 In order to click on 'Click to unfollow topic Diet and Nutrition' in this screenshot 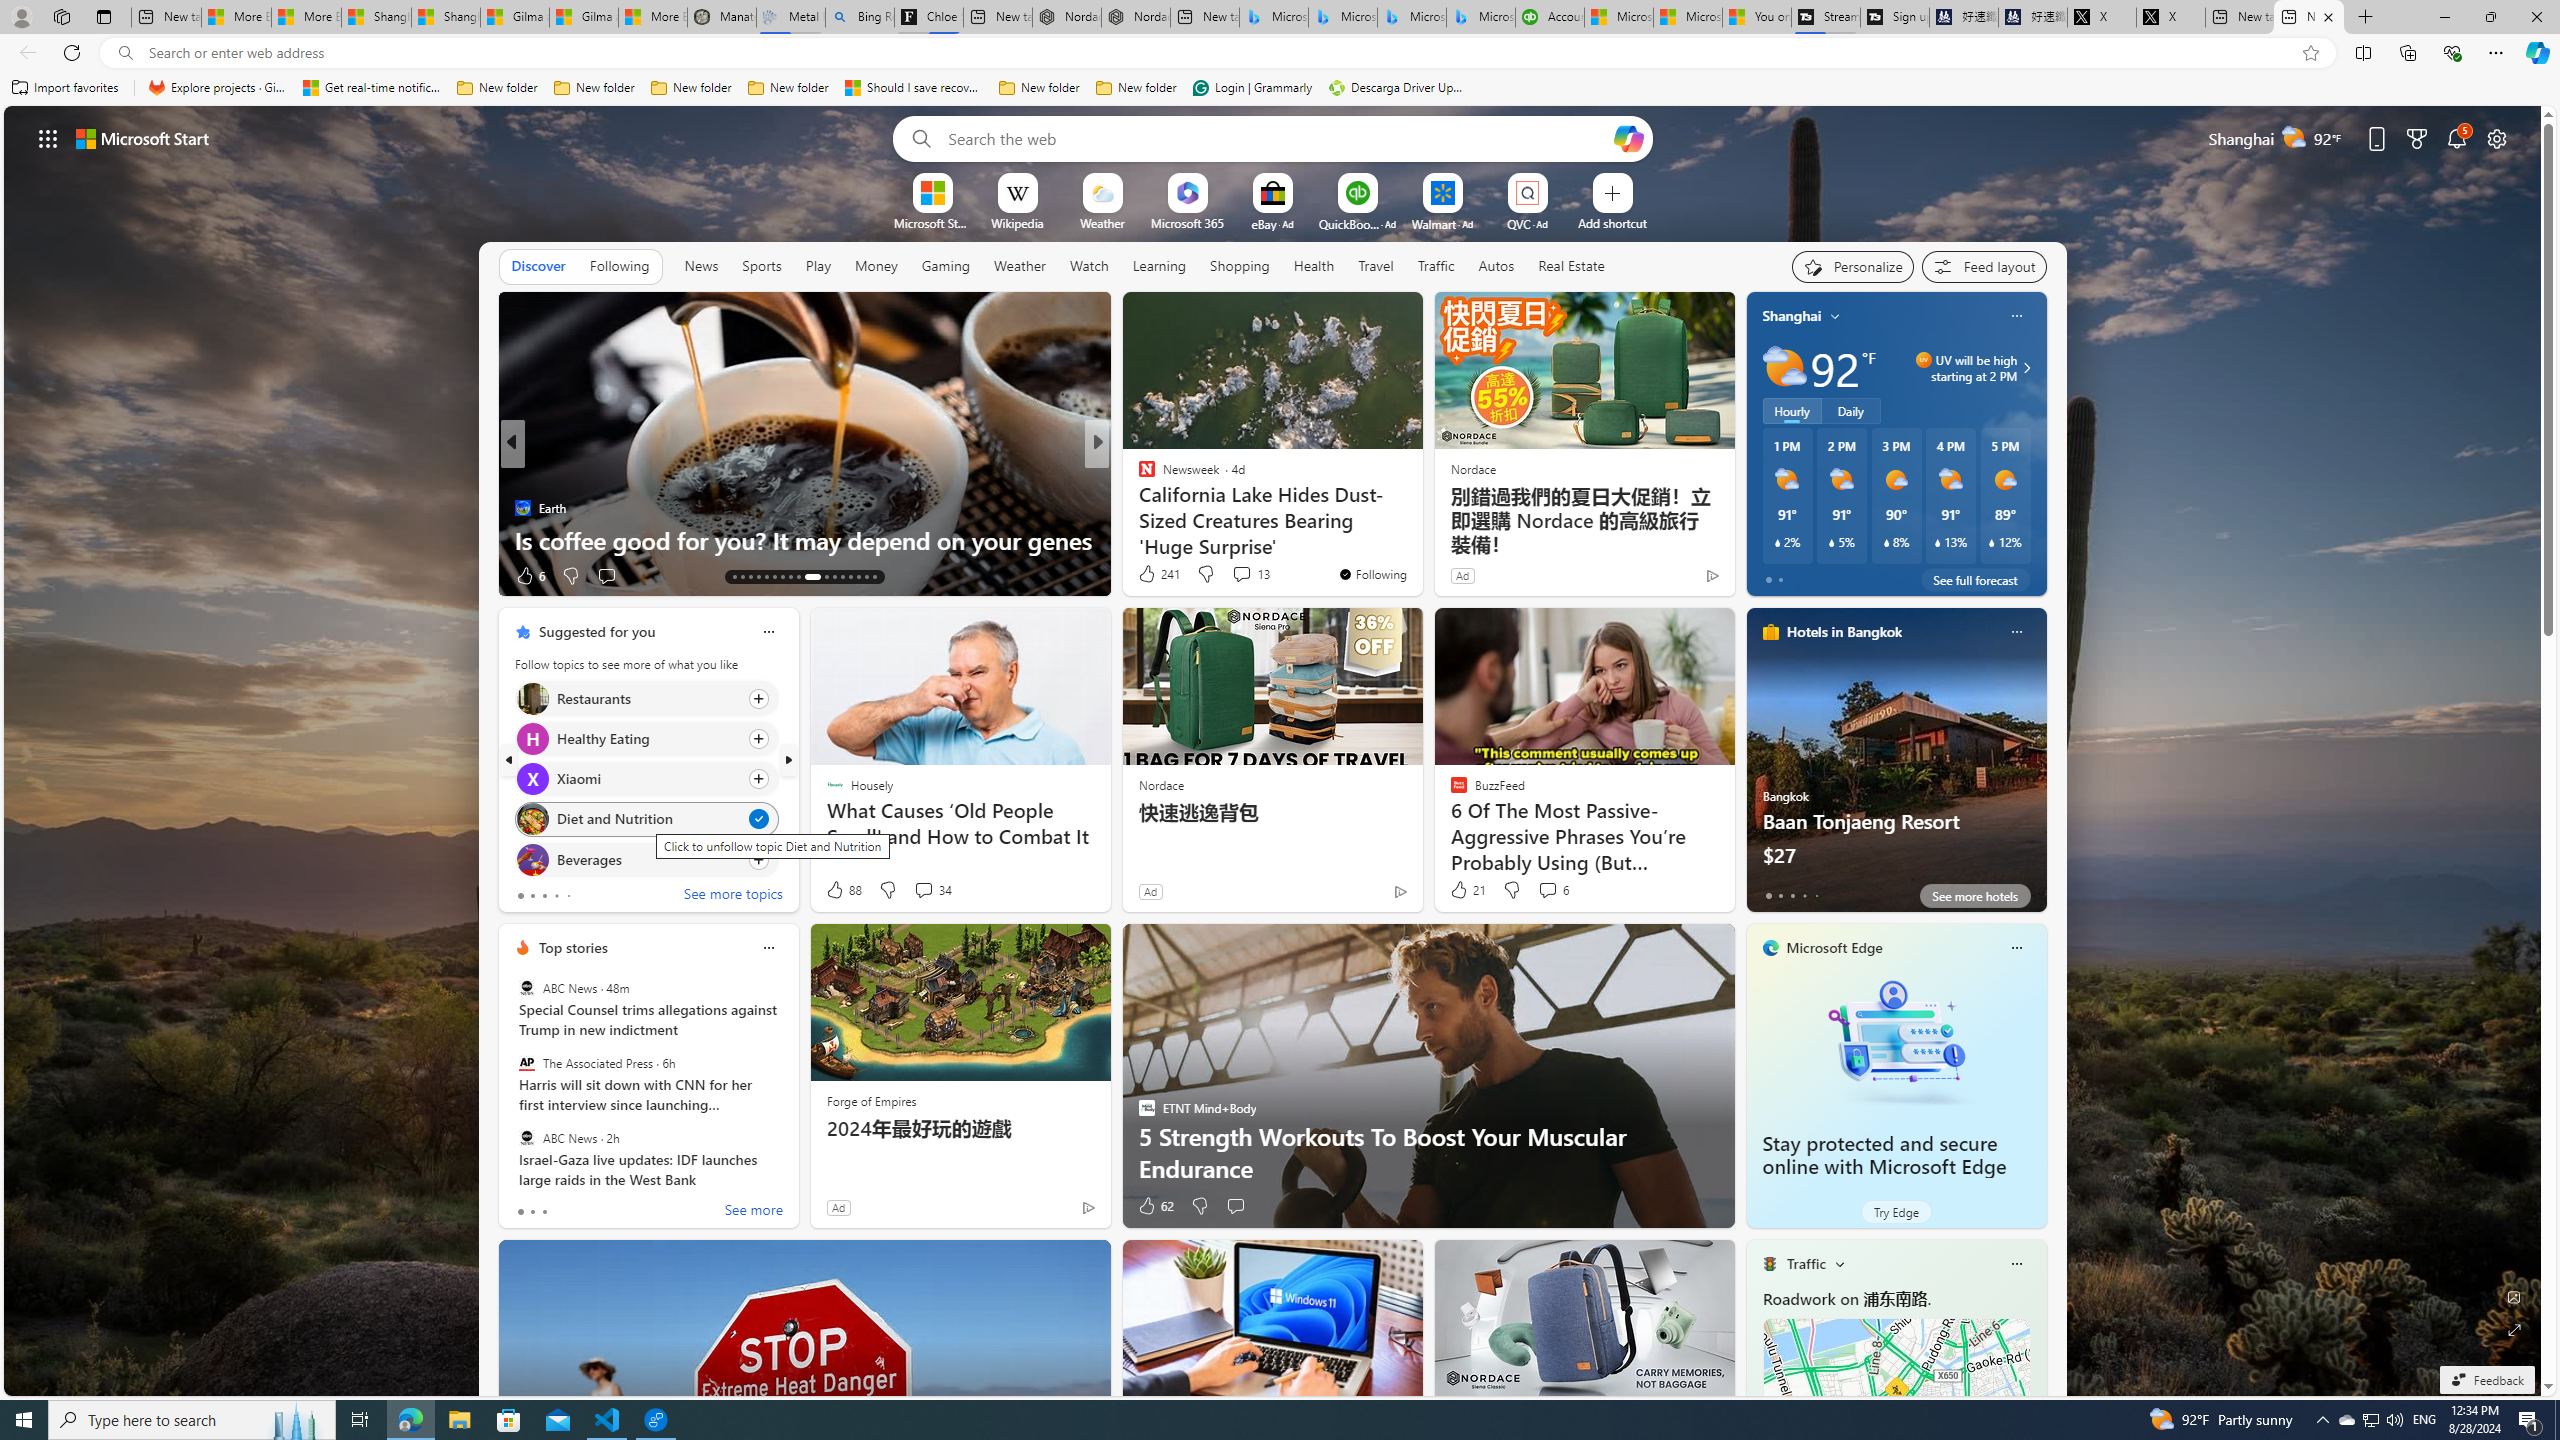, I will do `click(645, 819)`.